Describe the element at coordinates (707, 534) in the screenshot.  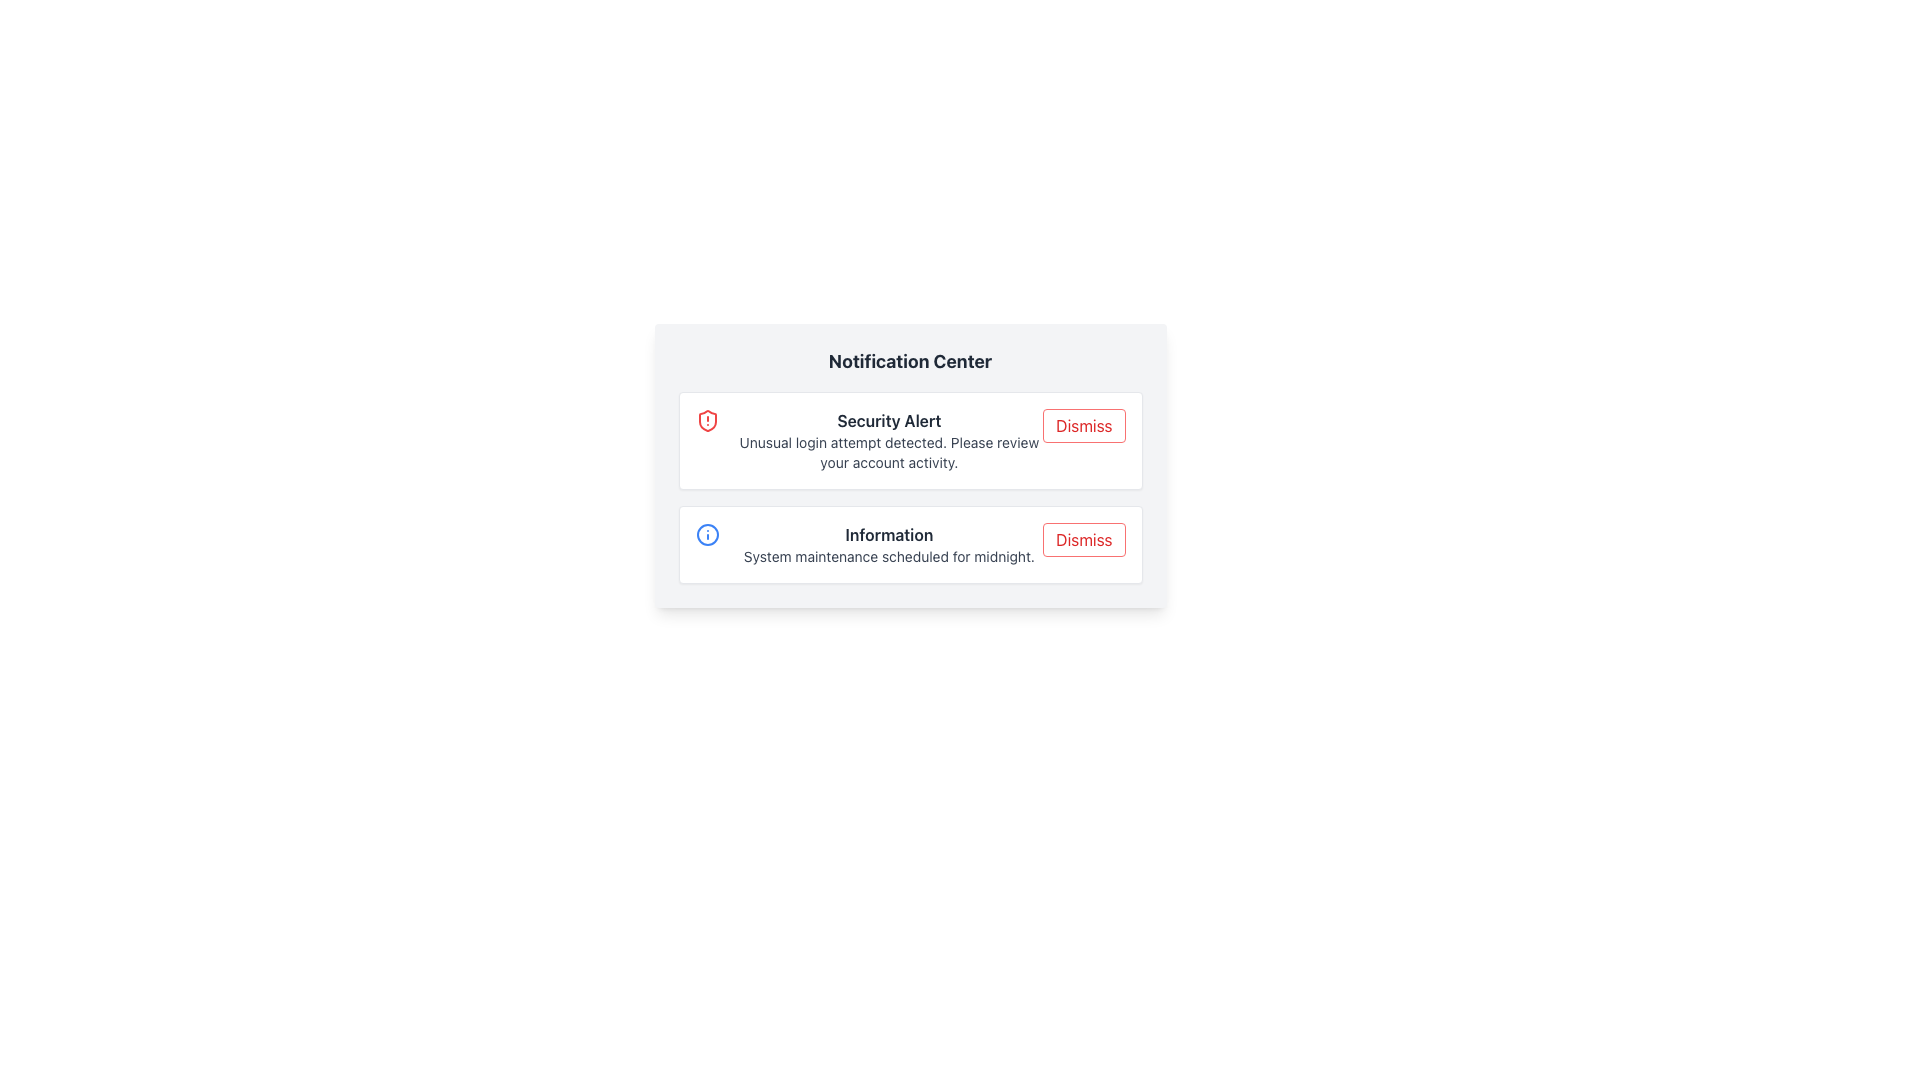
I see `the circular information icon with a blue outline and dot, located to the far left of the notification box labeled 'Information: System maintenance scheduled for midnight.'` at that location.